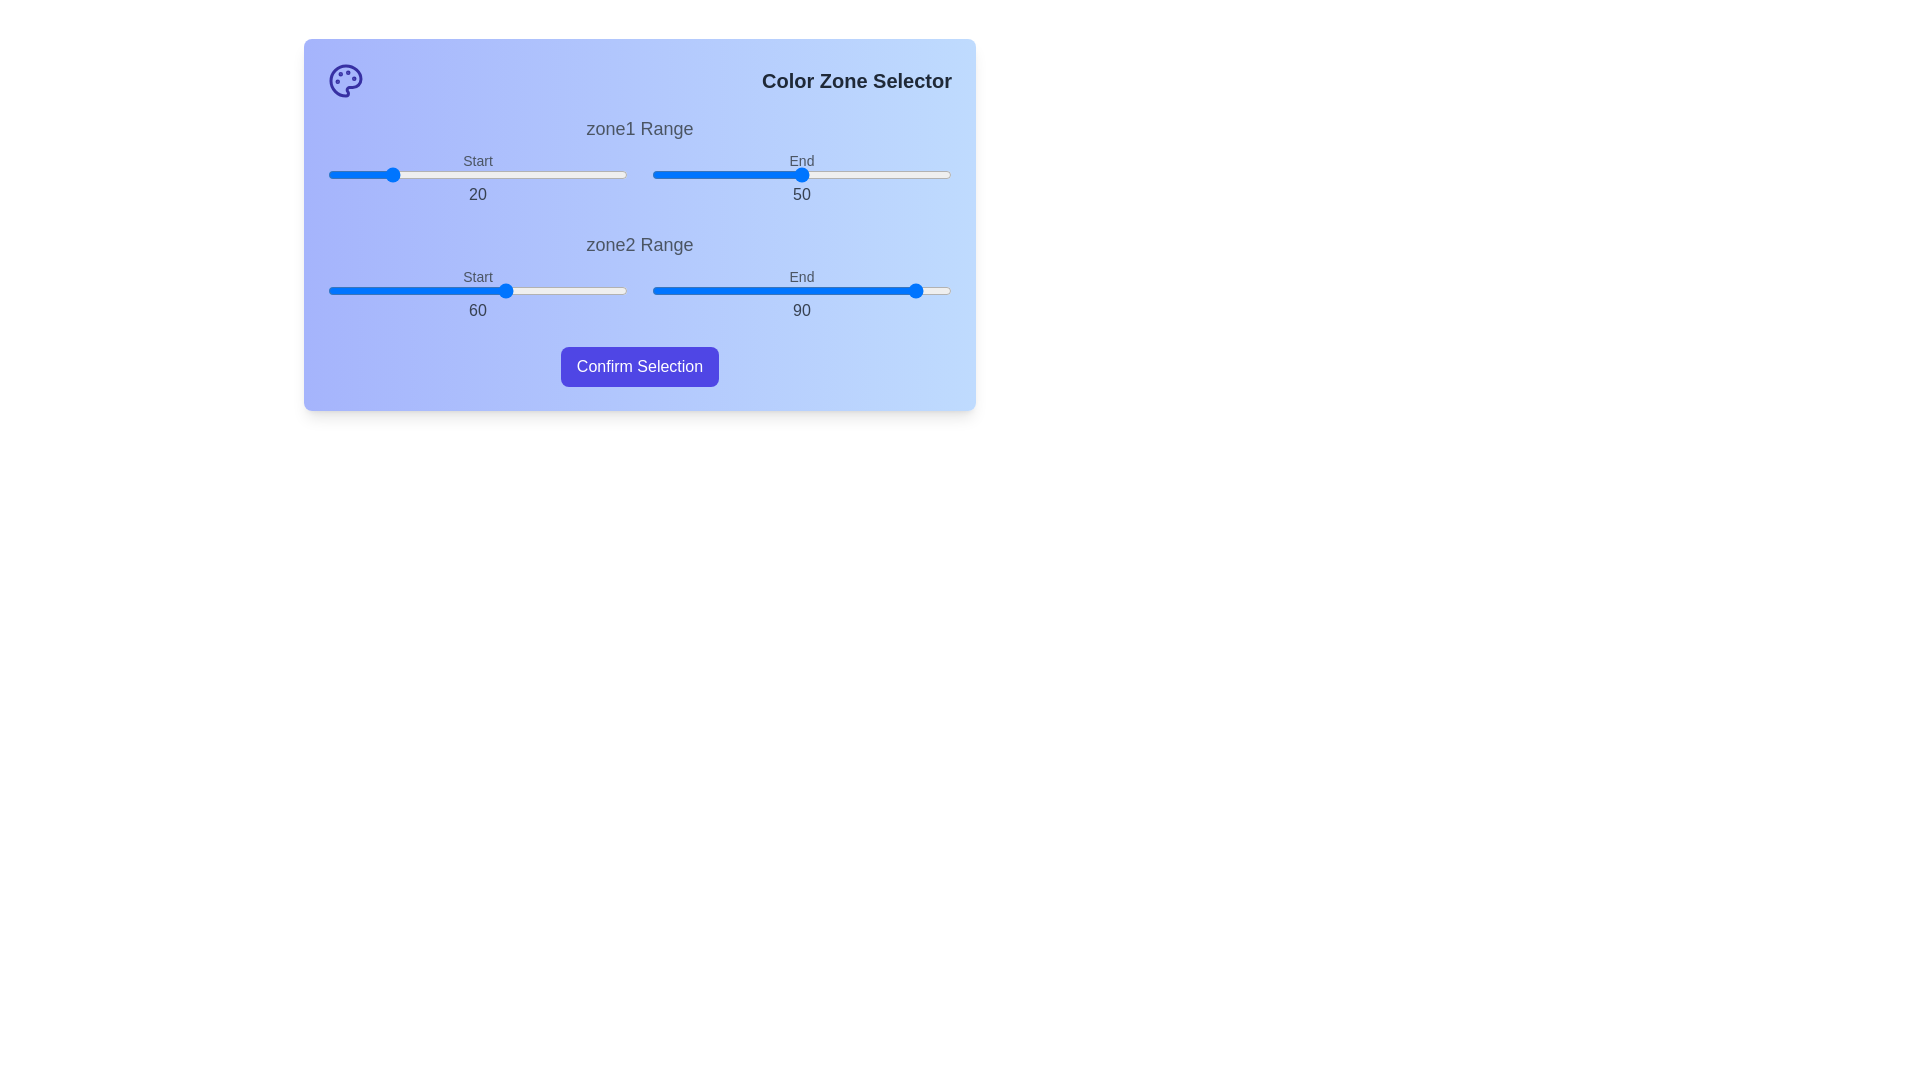  What do you see at coordinates (541, 173) in the screenshot?
I see `the start range slider for zone1 to 71` at bounding box center [541, 173].